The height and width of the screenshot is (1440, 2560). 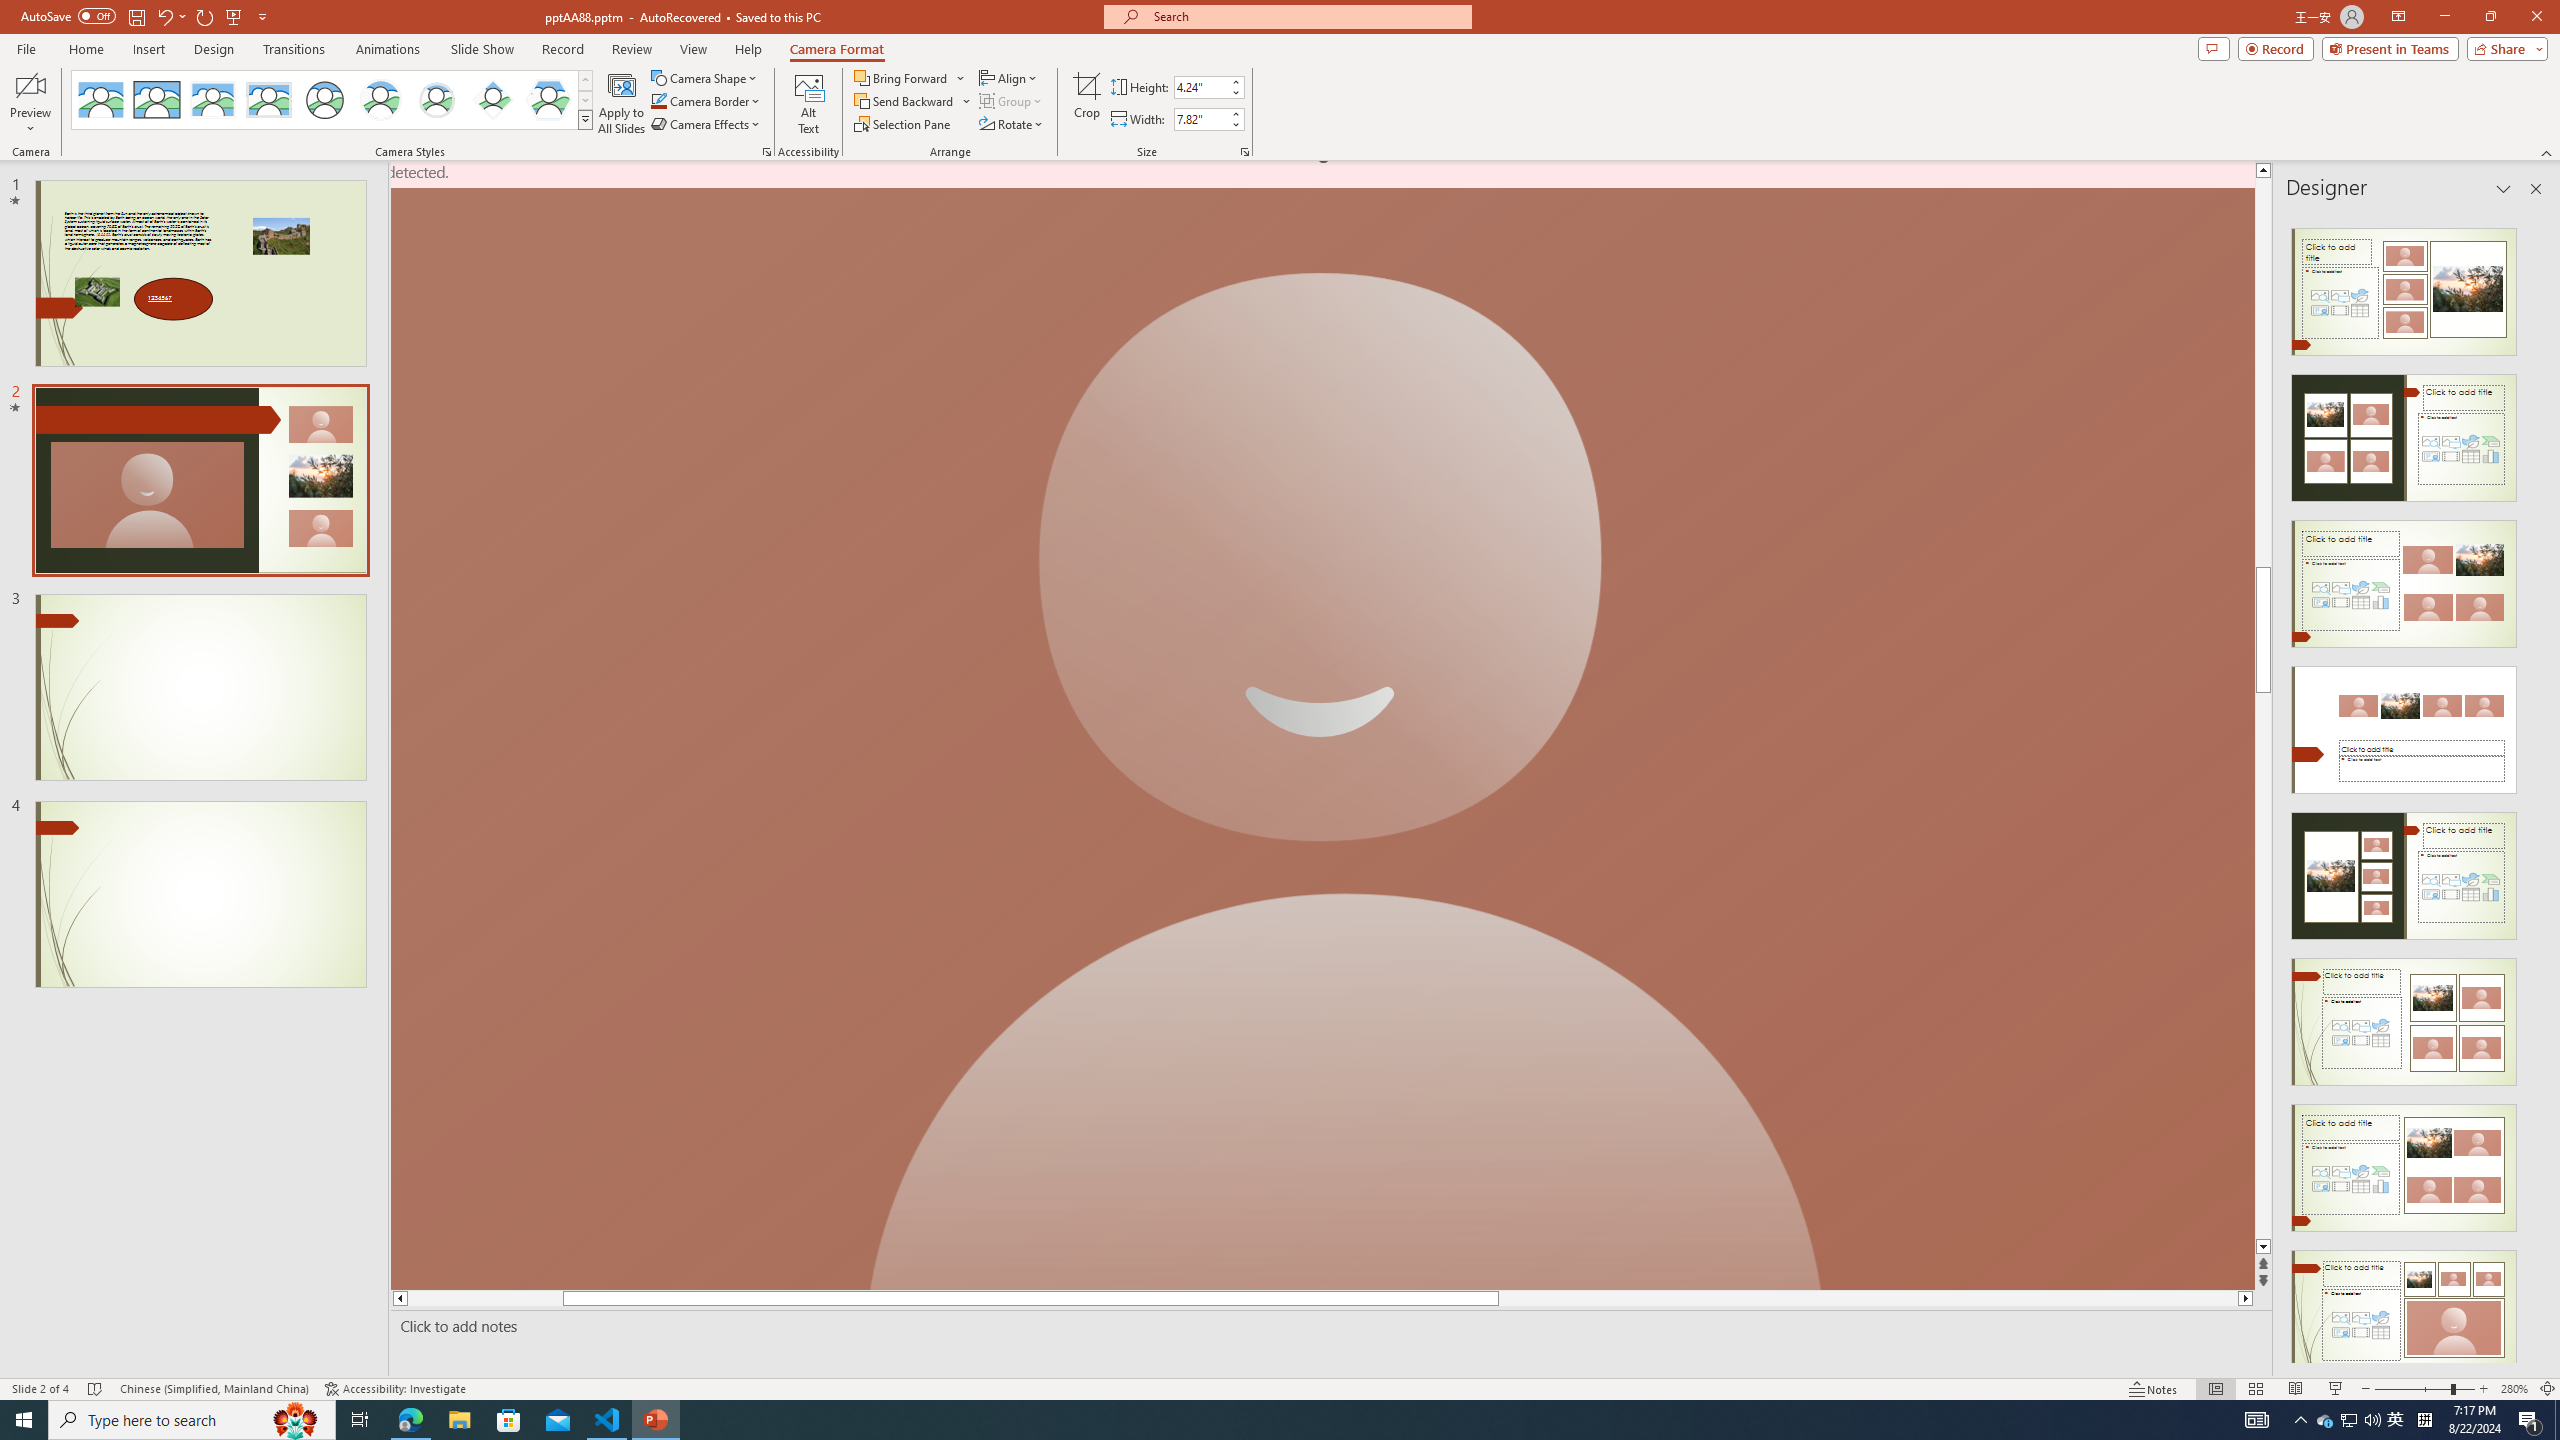 I want to click on 'AutomationID: CameoStylesGallery', so click(x=331, y=99).